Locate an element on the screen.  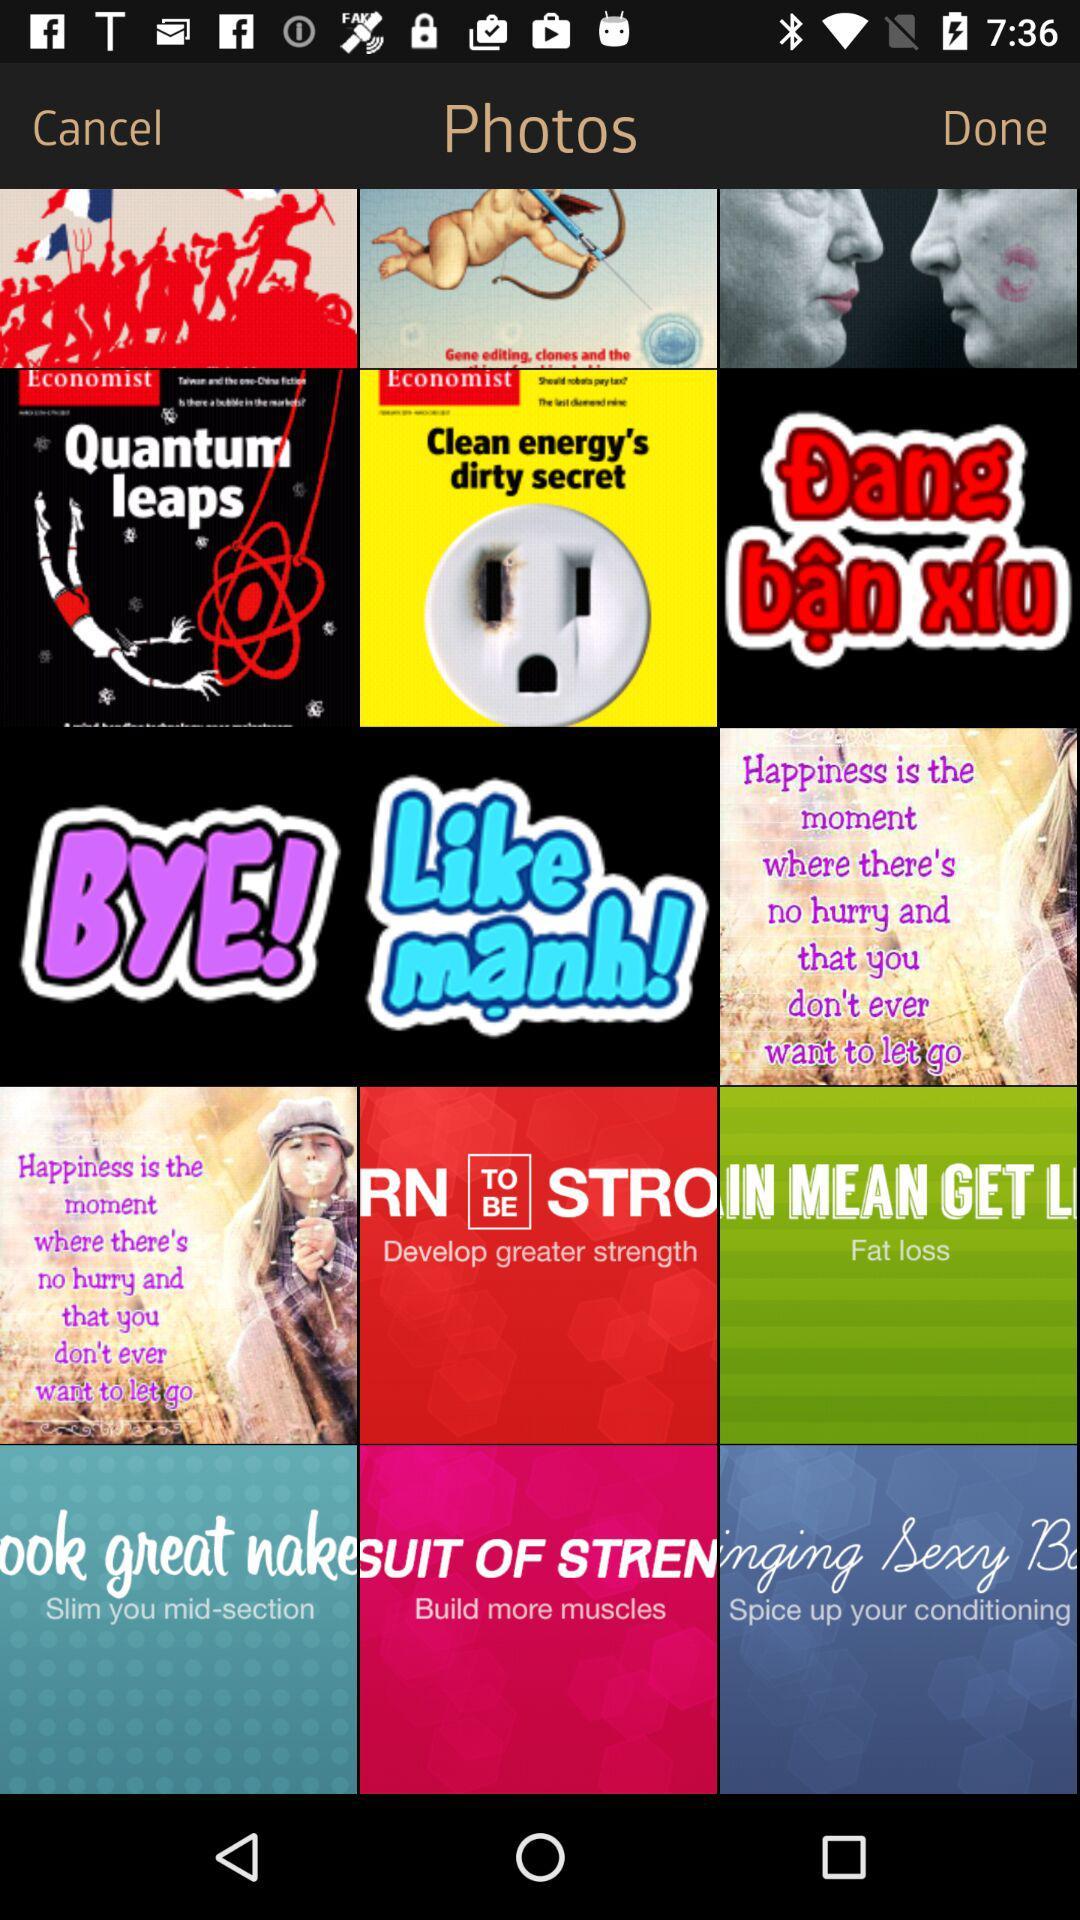
the image tab to open image is located at coordinates (177, 277).